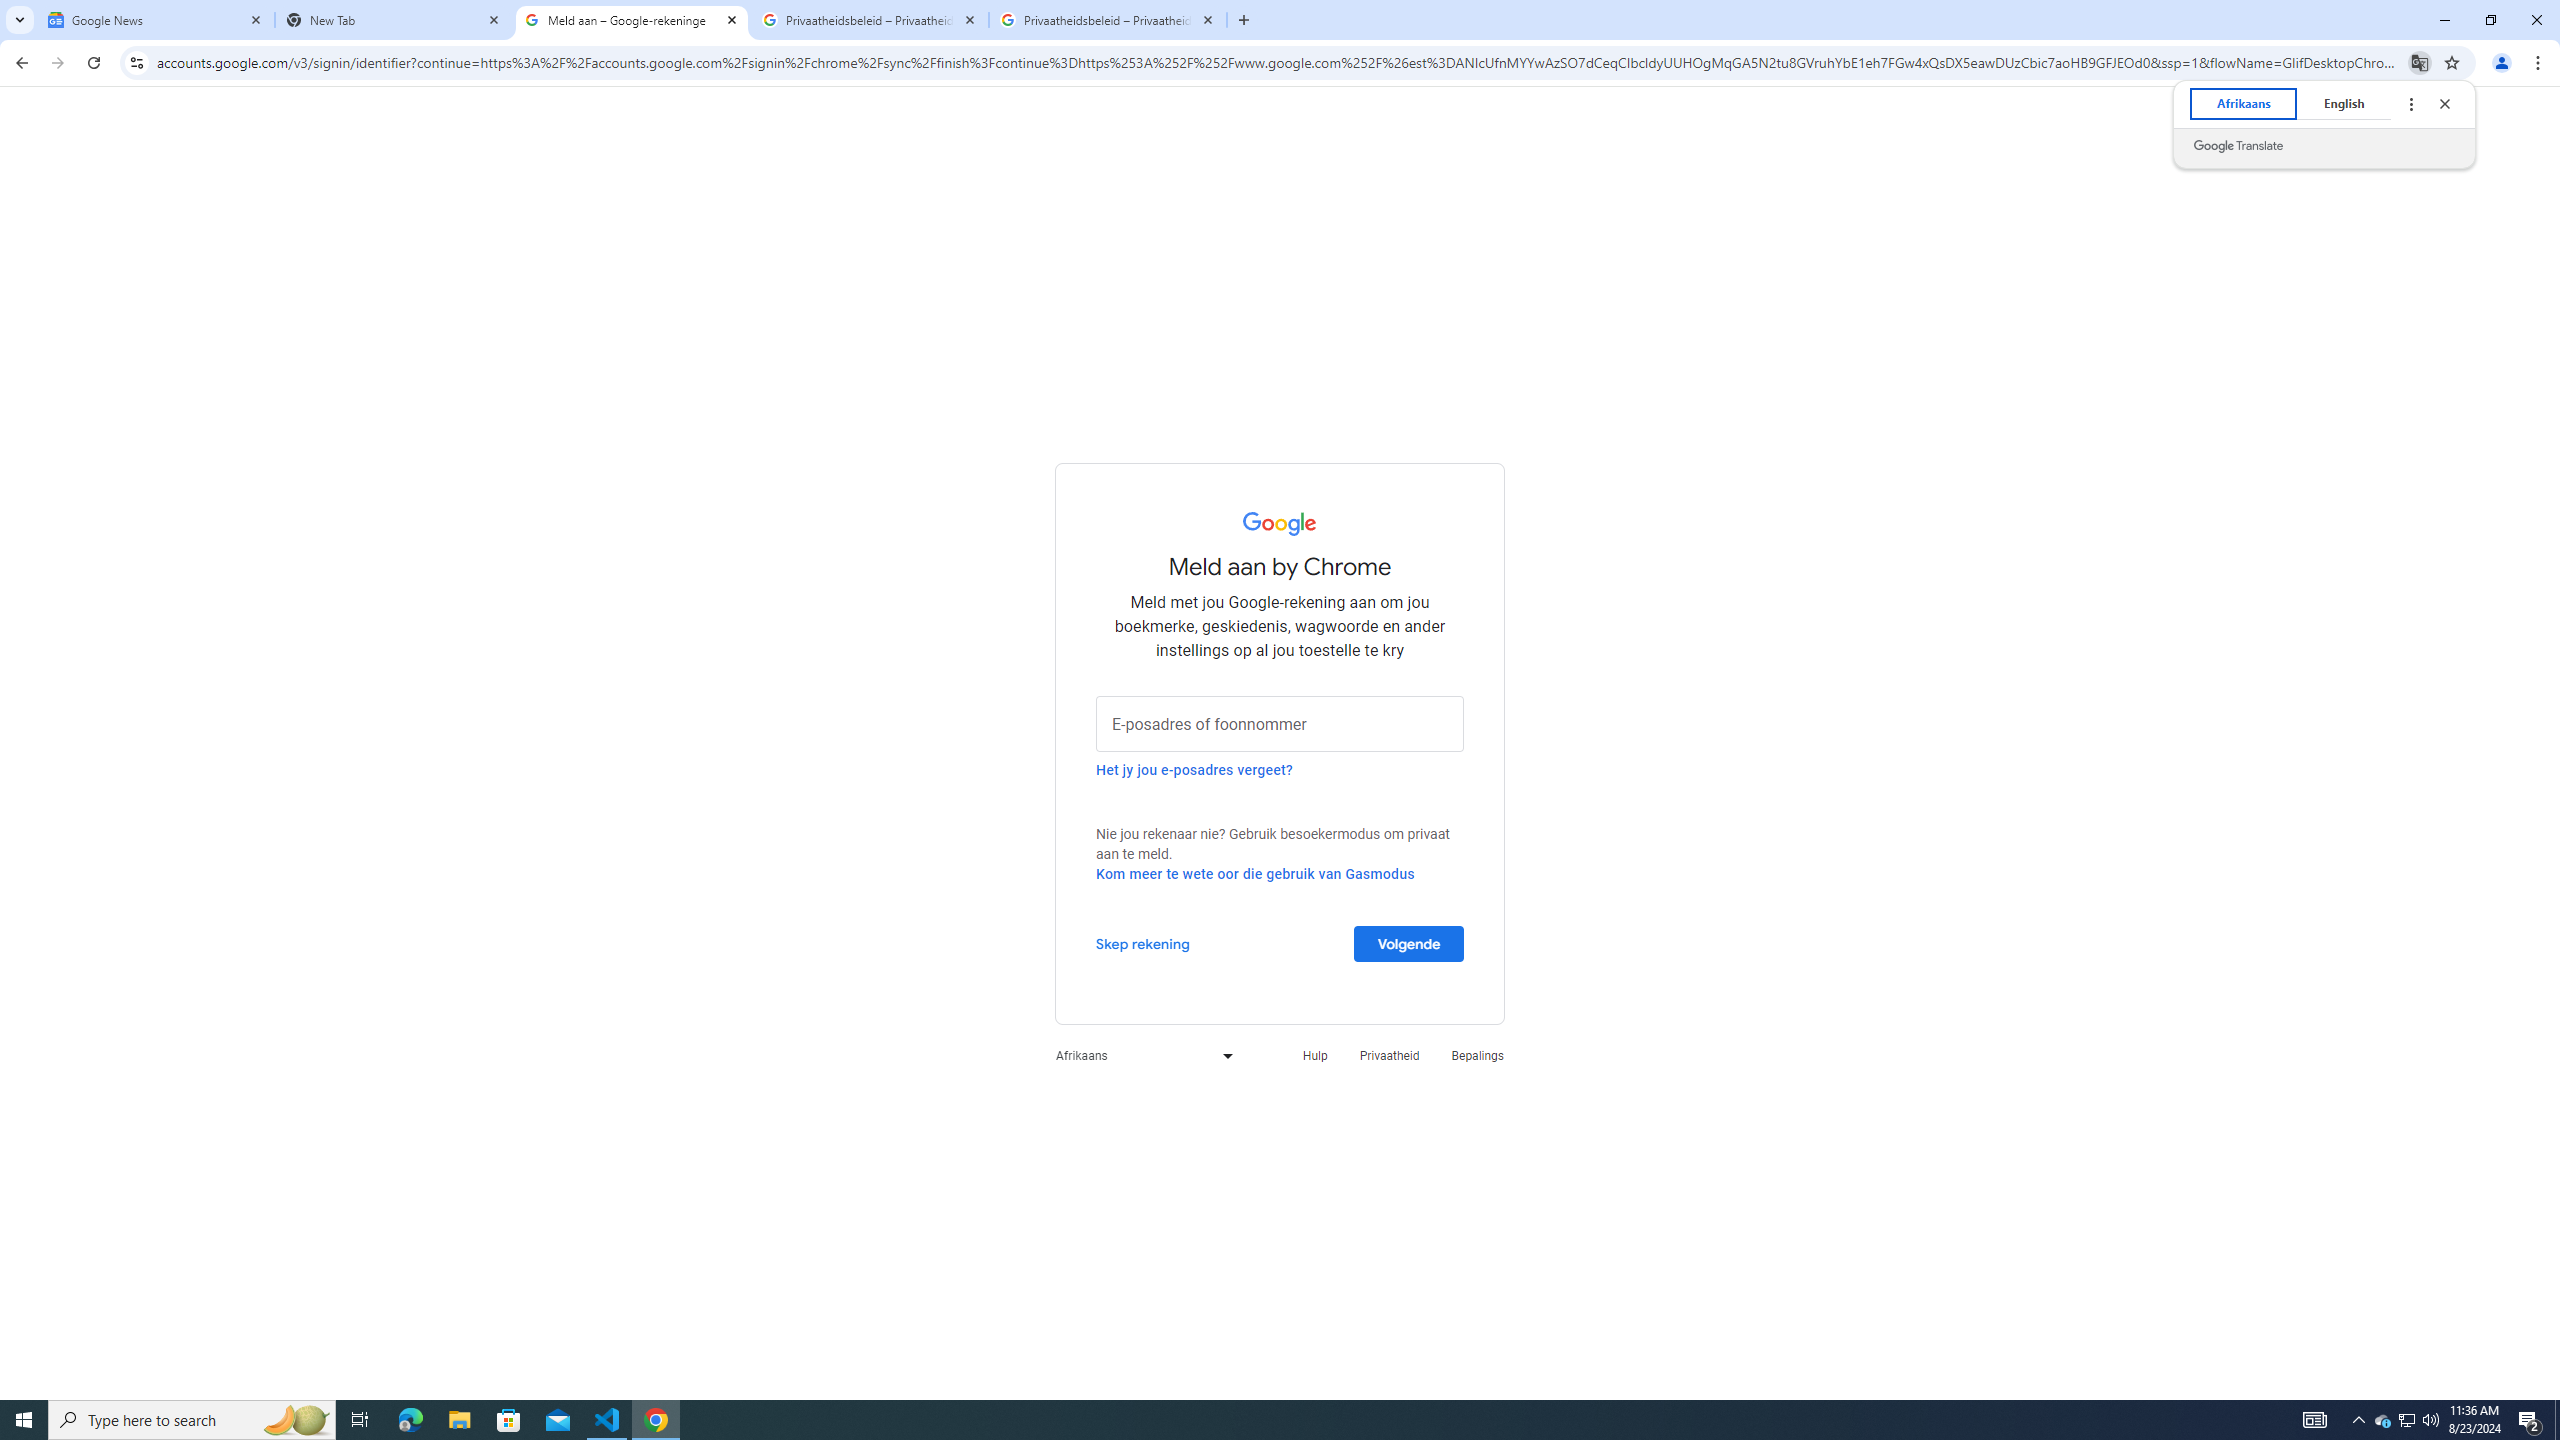 Image resolution: width=2560 pixels, height=1440 pixels. What do you see at coordinates (607, 1418) in the screenshot?
I see `'Visual Studio Code - 1 running window'` at bounding box center [607, 1418].